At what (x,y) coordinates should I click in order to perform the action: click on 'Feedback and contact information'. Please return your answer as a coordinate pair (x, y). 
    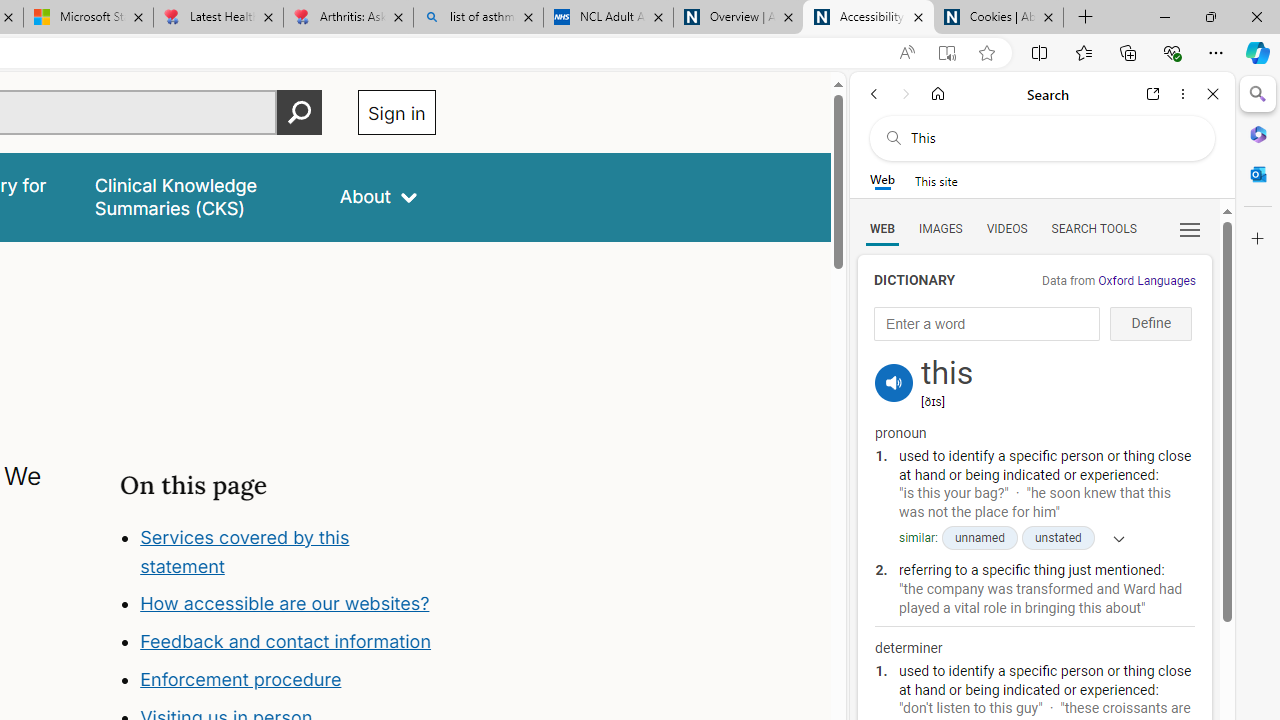
    Looking at the image, I should click on (287, 642).